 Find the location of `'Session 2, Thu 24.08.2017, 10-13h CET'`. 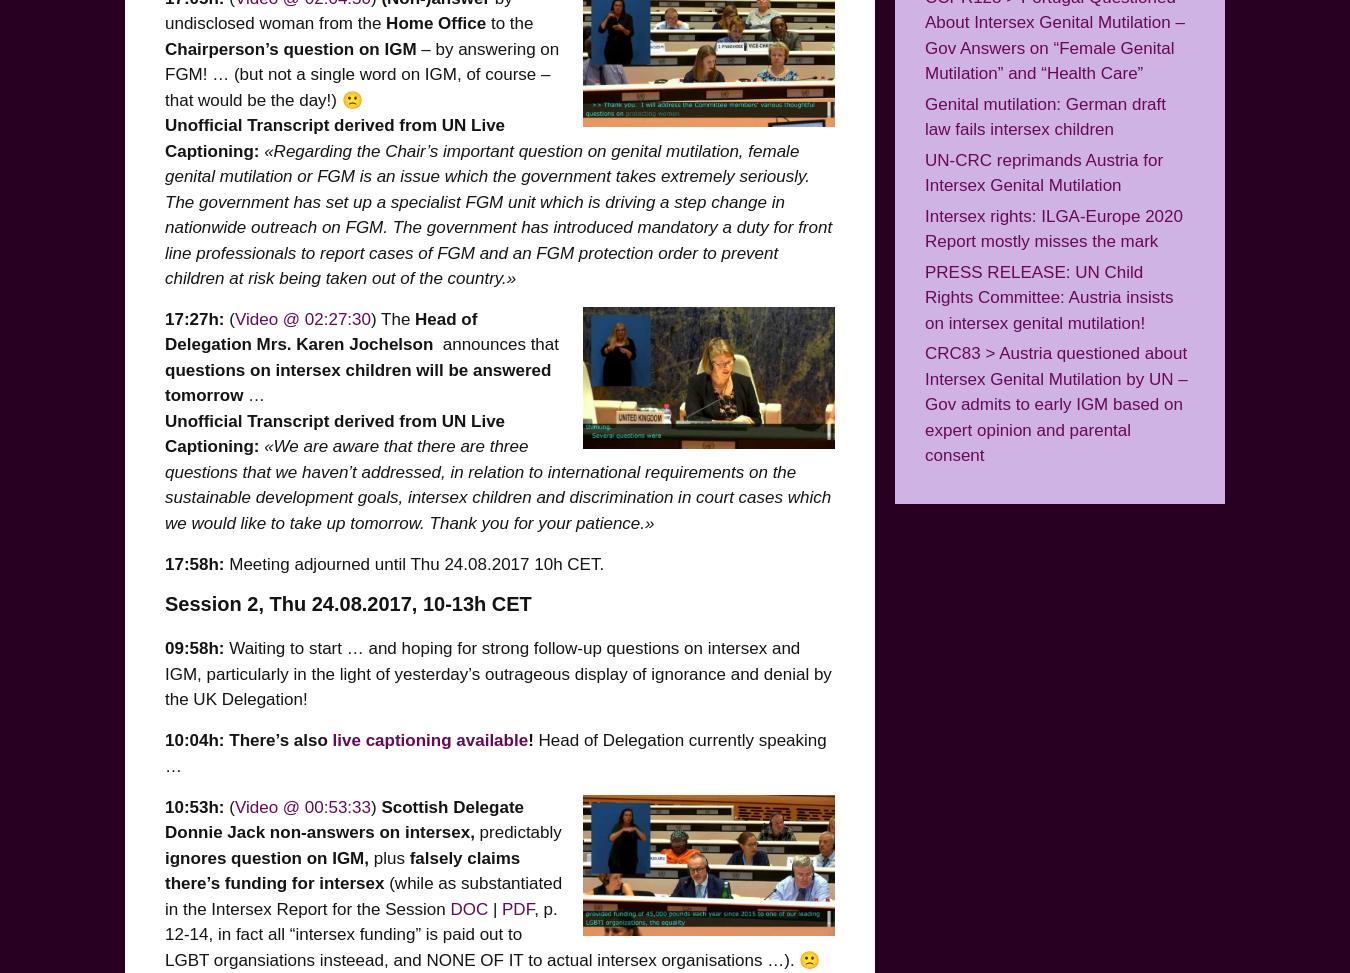

'Session 2, Thu 24.08.2017, 10-13h CET' is located at coordinates (164, 604).